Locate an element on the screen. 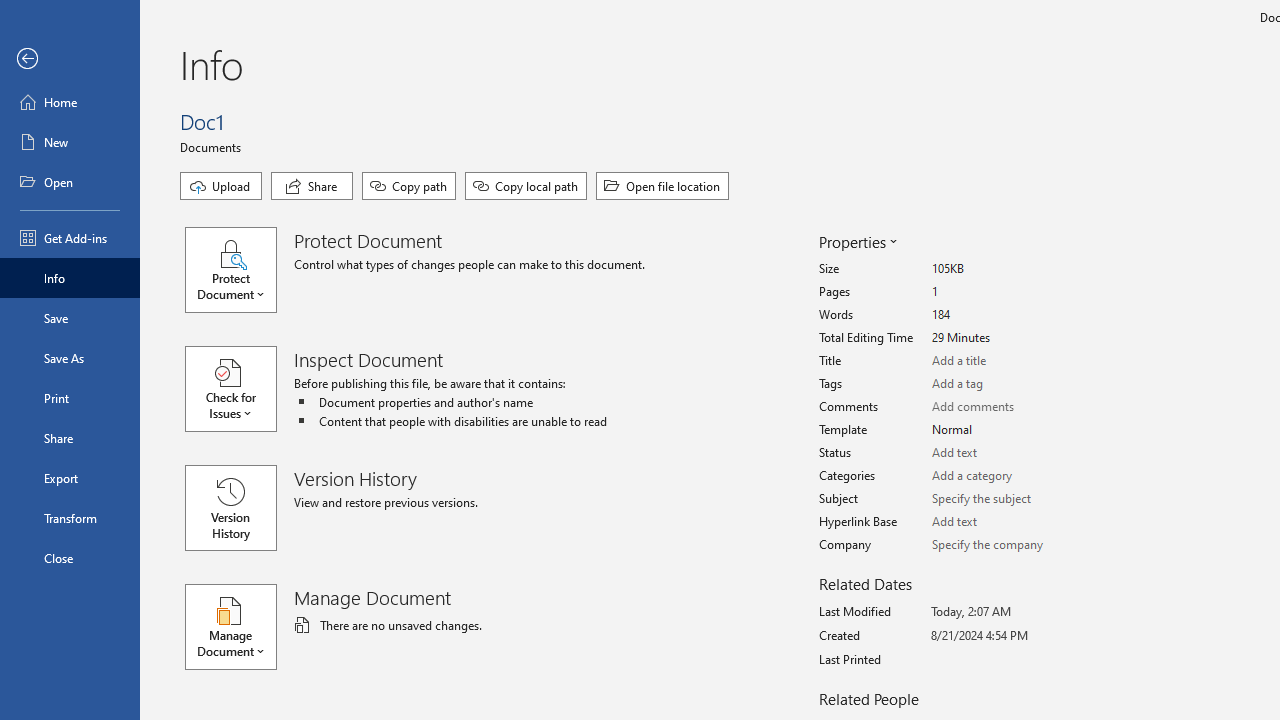 This screenshot has width=1280, height=720. 'Status' is located at coordinates (1006, 453).